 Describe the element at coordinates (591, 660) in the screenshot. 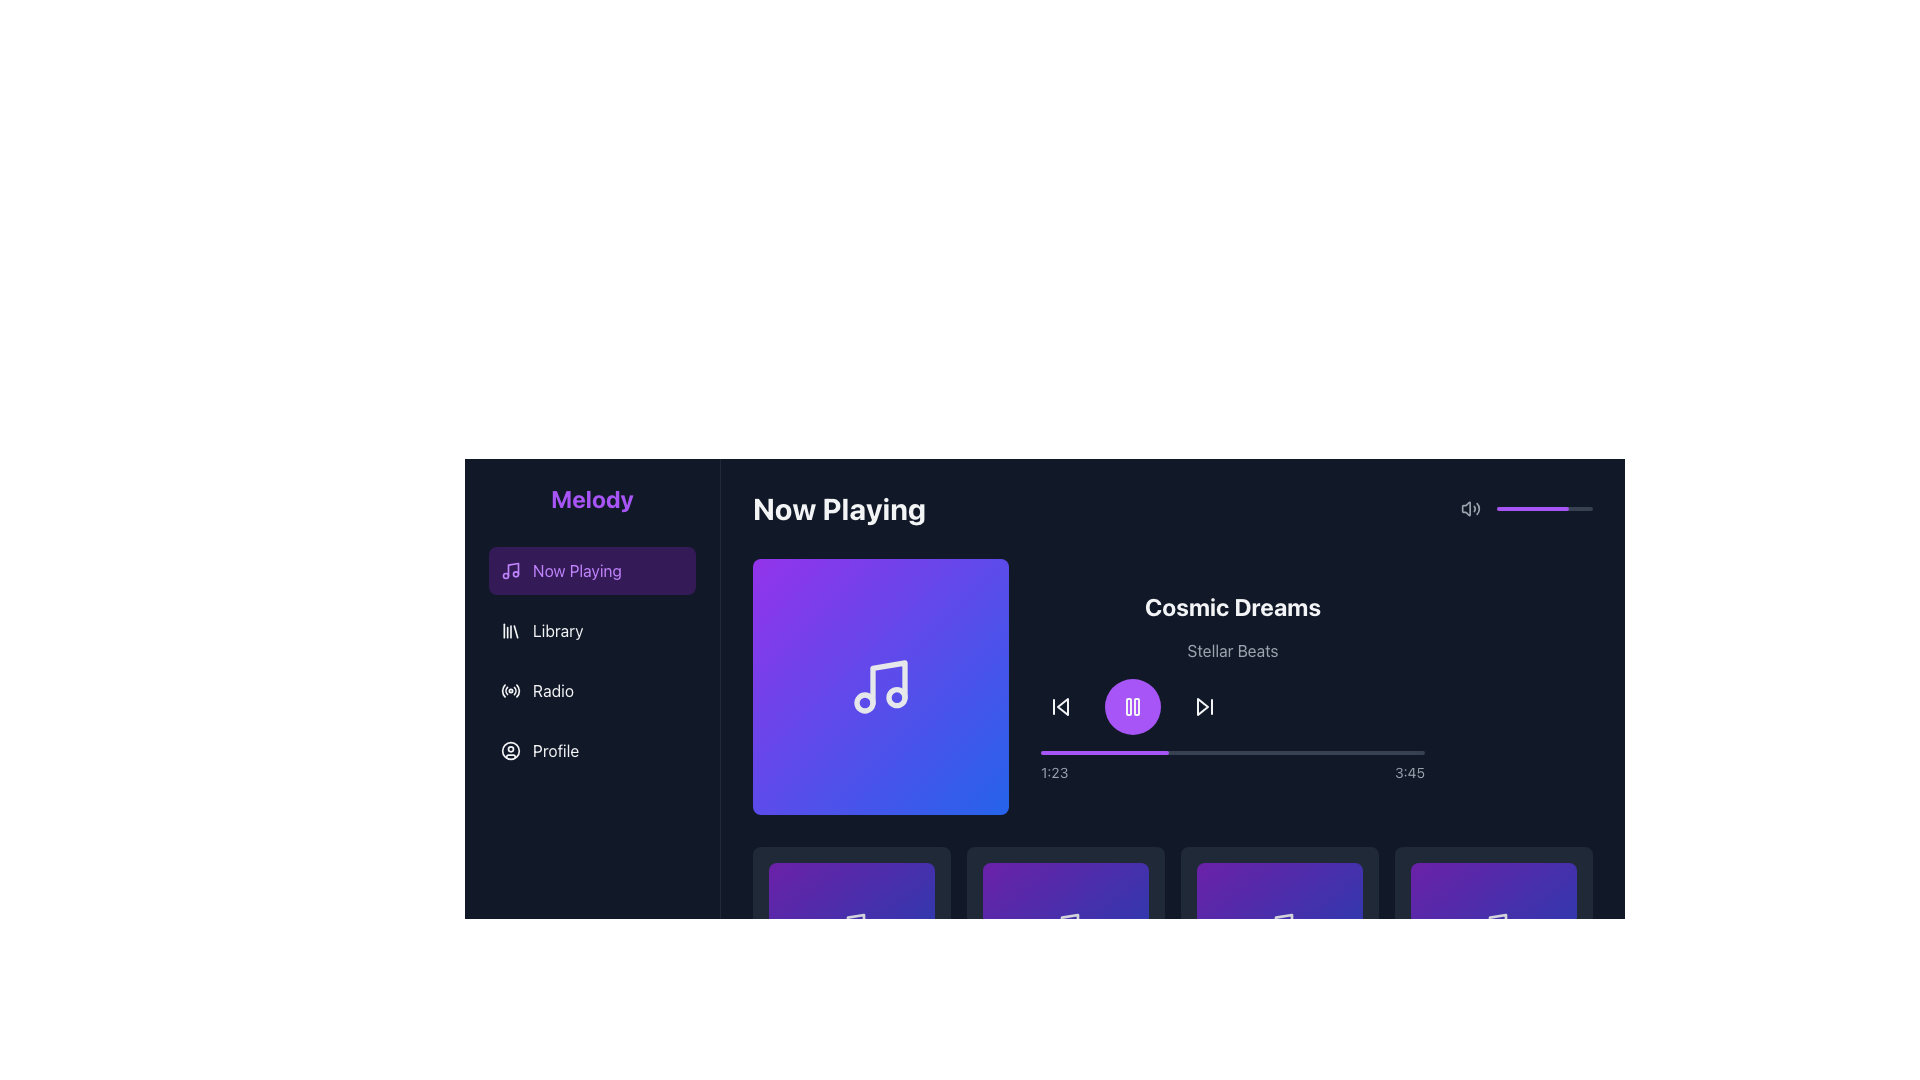

I see `the 'Library' option in the vertical navigation menu` at that location.